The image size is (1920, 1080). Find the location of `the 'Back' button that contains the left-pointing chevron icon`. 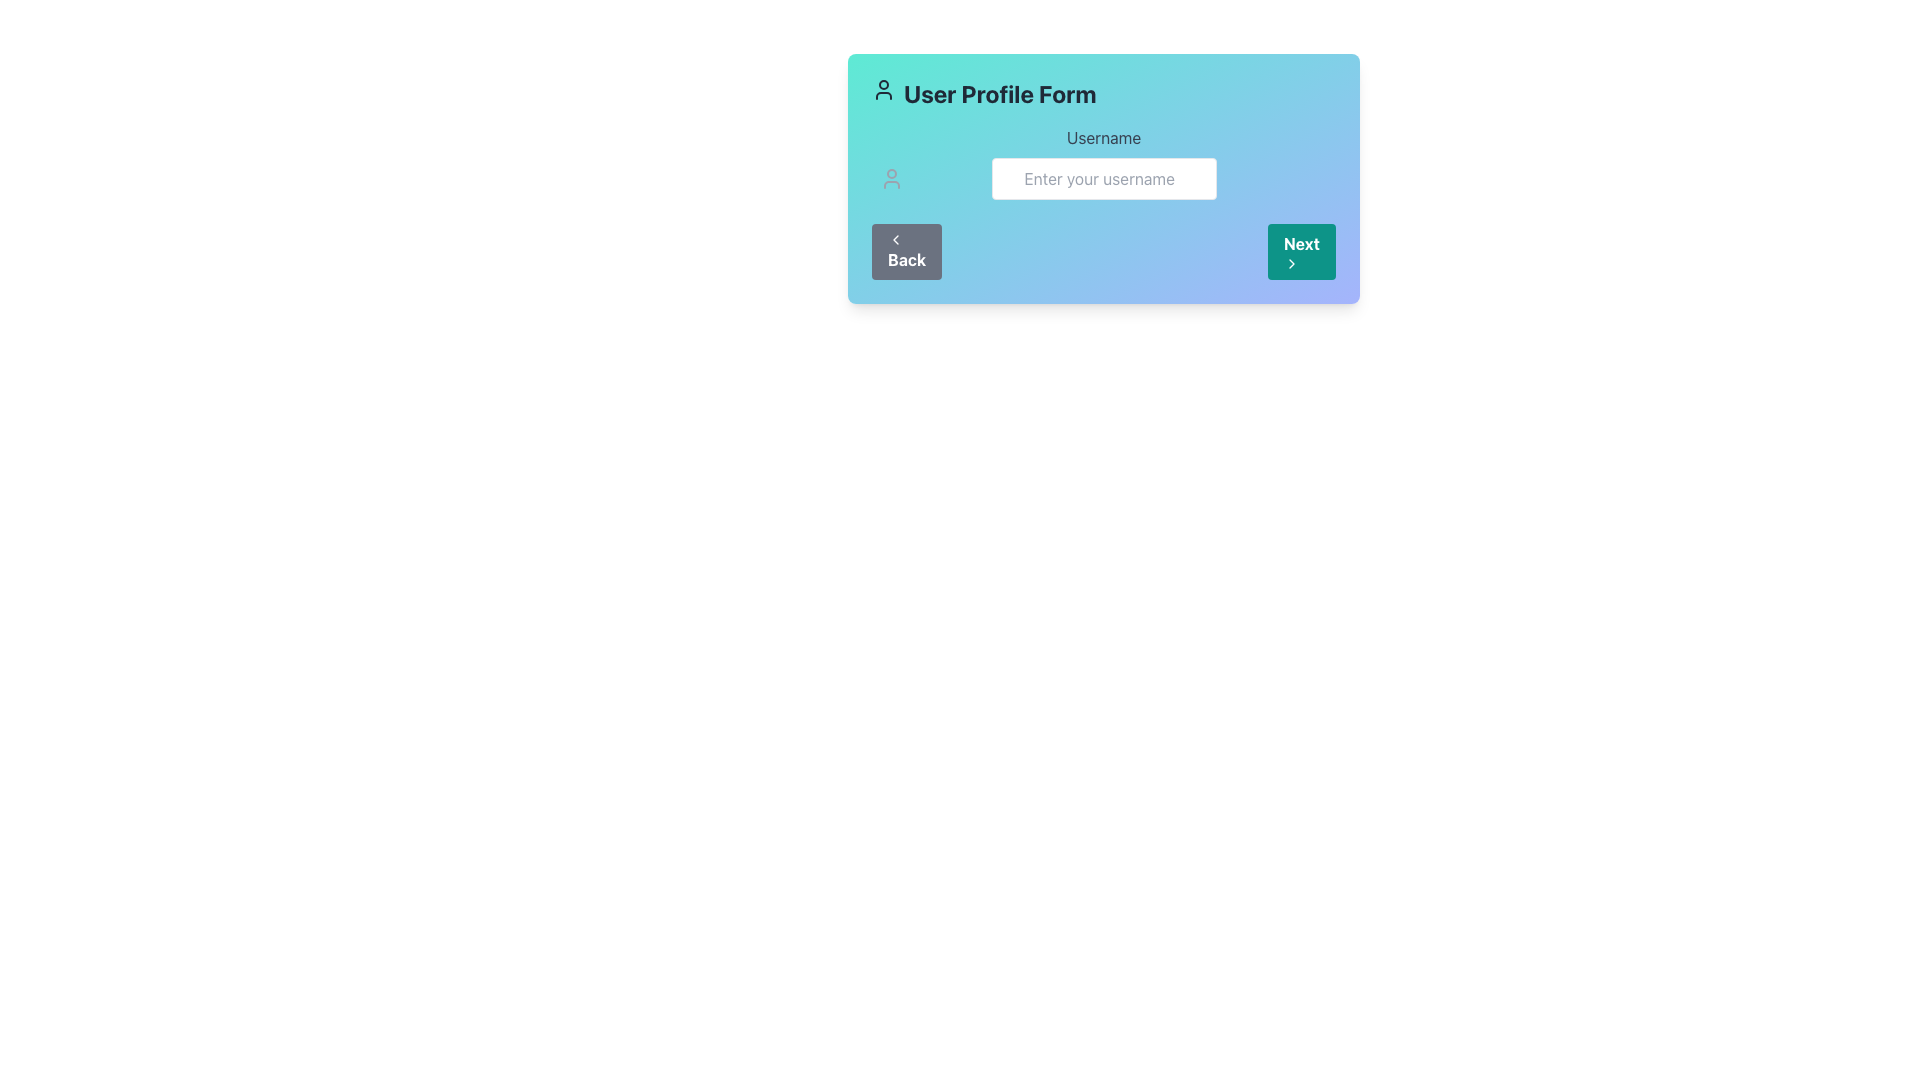

the 'Back' button that contains the left-pointing chevron icon is located at coordinates (895, 238).